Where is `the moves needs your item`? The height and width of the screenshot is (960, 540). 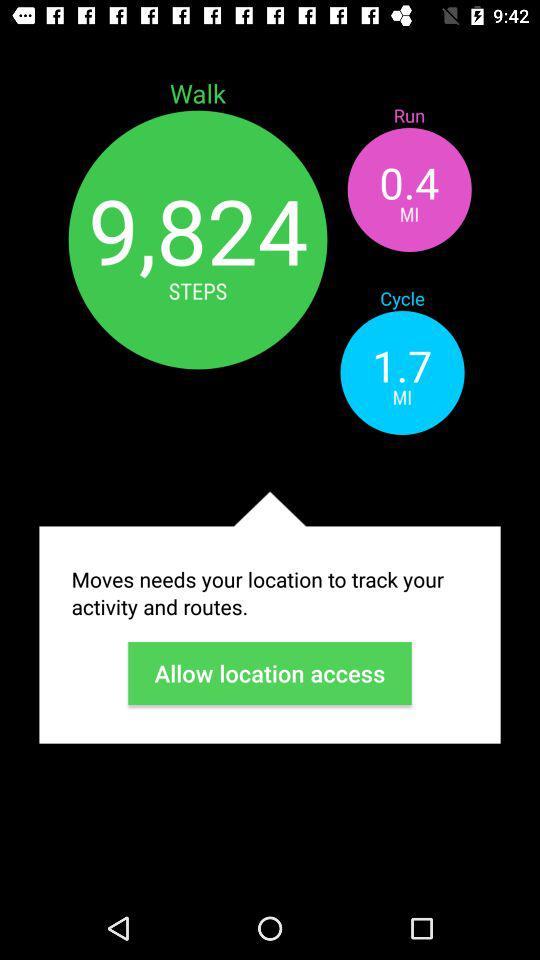
the moves needs your item is located at coordinates (270, 593).